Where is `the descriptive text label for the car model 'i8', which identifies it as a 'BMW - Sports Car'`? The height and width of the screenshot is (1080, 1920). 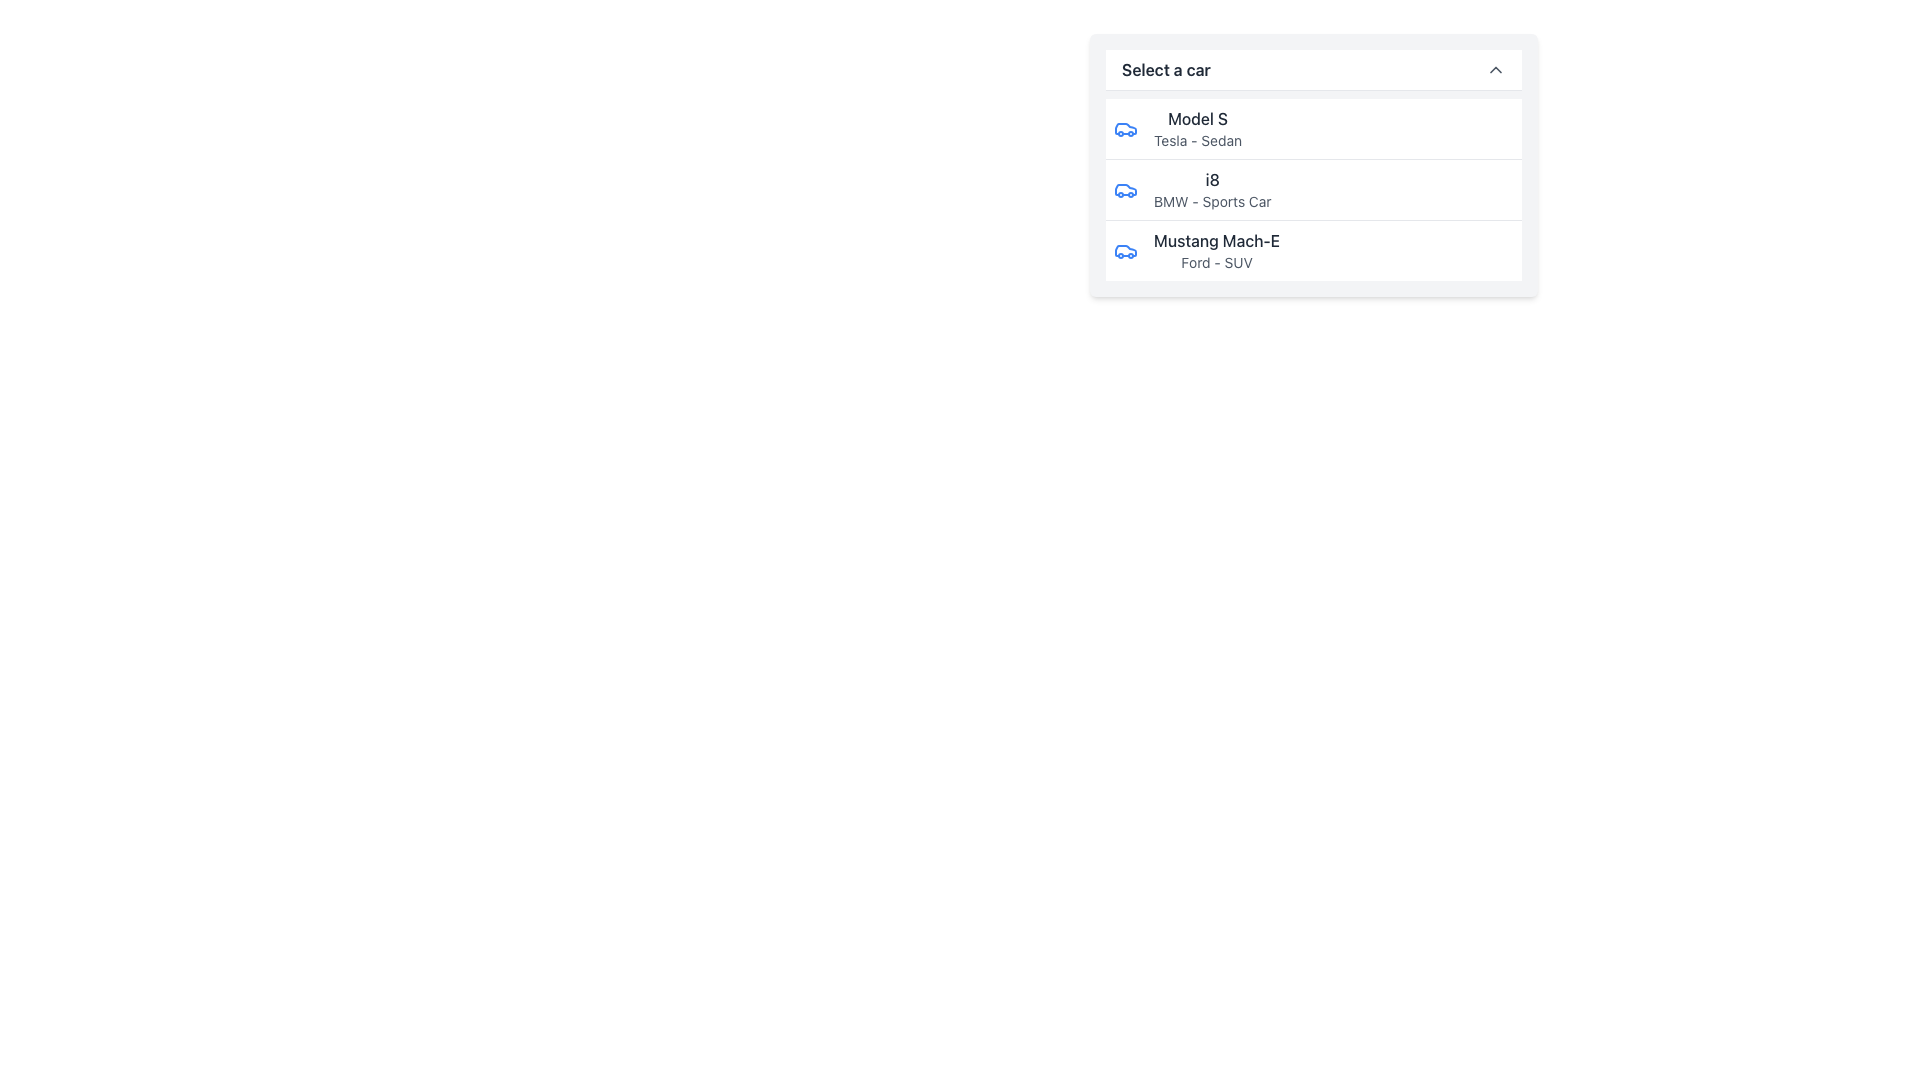
the descriptive text label for the car model 'i8', which identifies it as a 'BMW - Sports Car' is located at coordinates (1211, 201).